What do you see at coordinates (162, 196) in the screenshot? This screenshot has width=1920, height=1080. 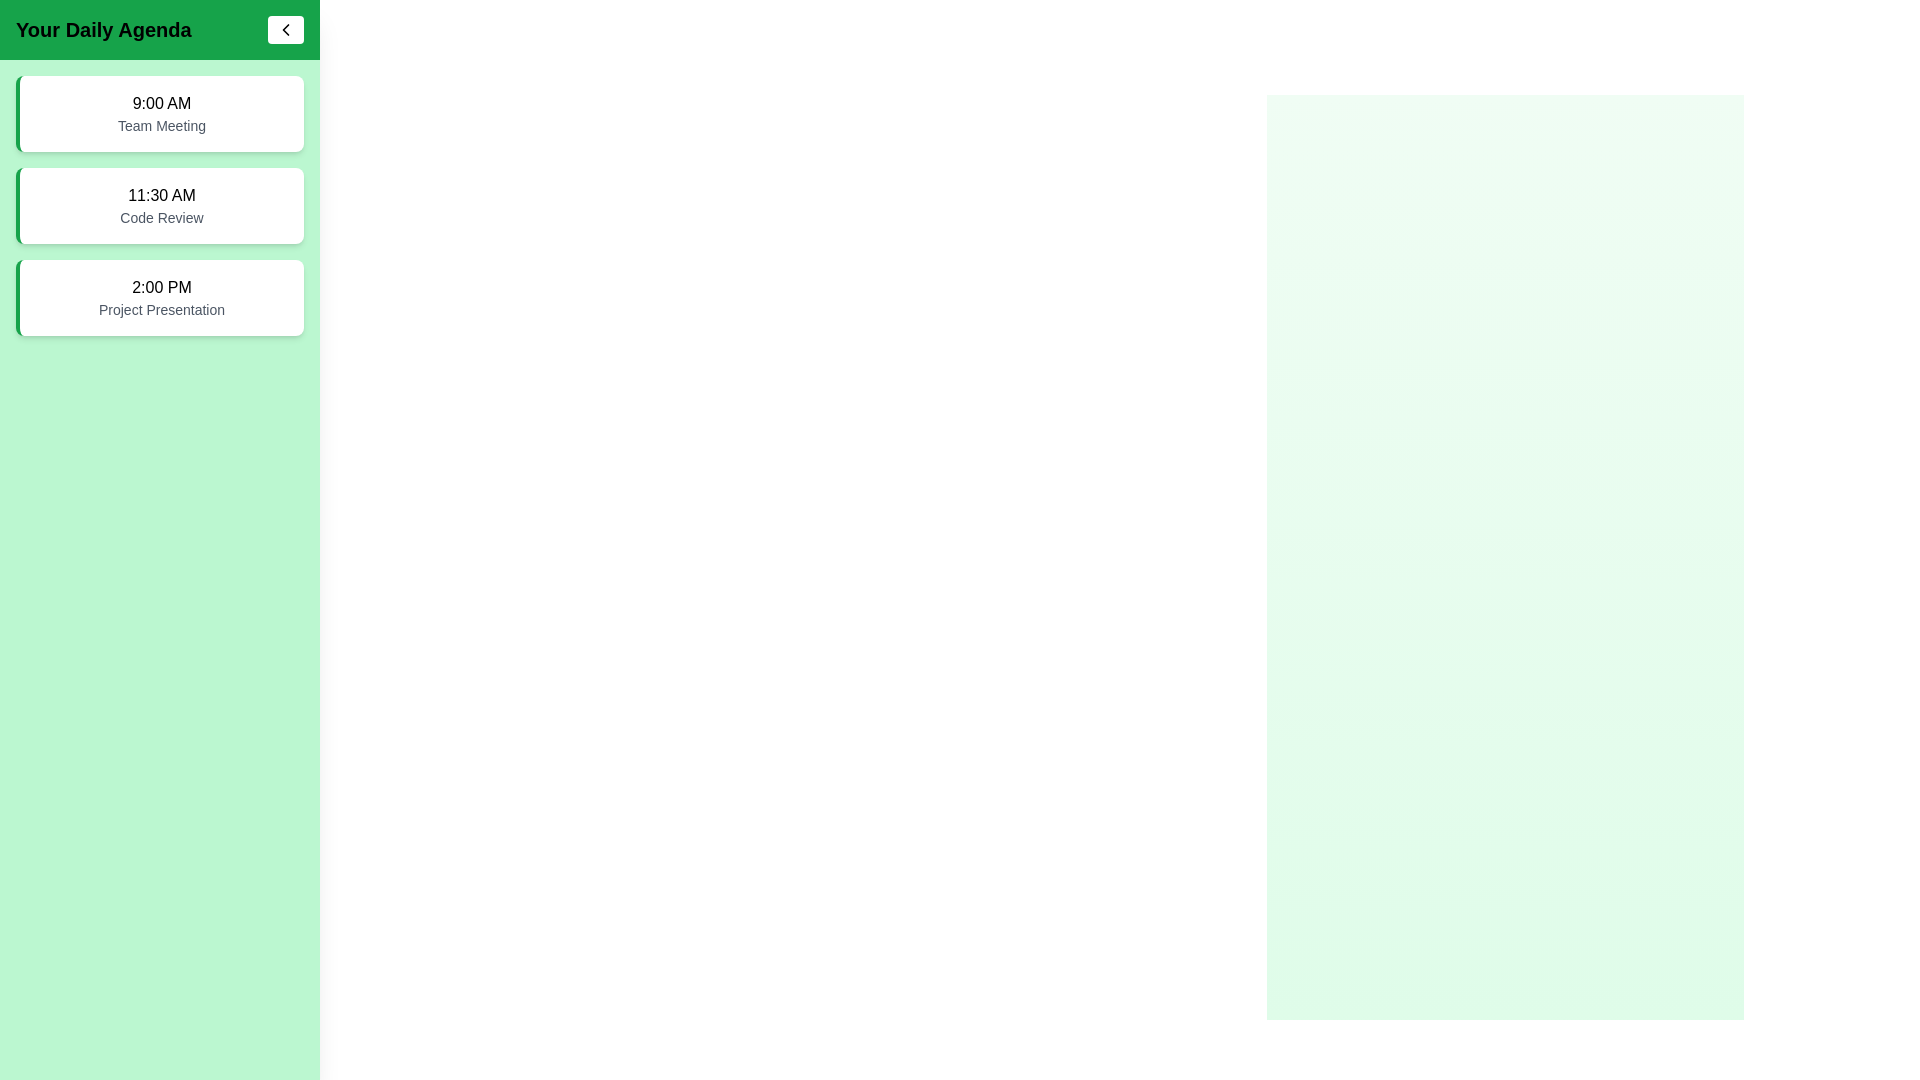 I see `the text label displaying '11:30 AM' which is located at the top part of the 'Code Review' card in the vertical stack of agenda items` at bounding box center [162, 196].